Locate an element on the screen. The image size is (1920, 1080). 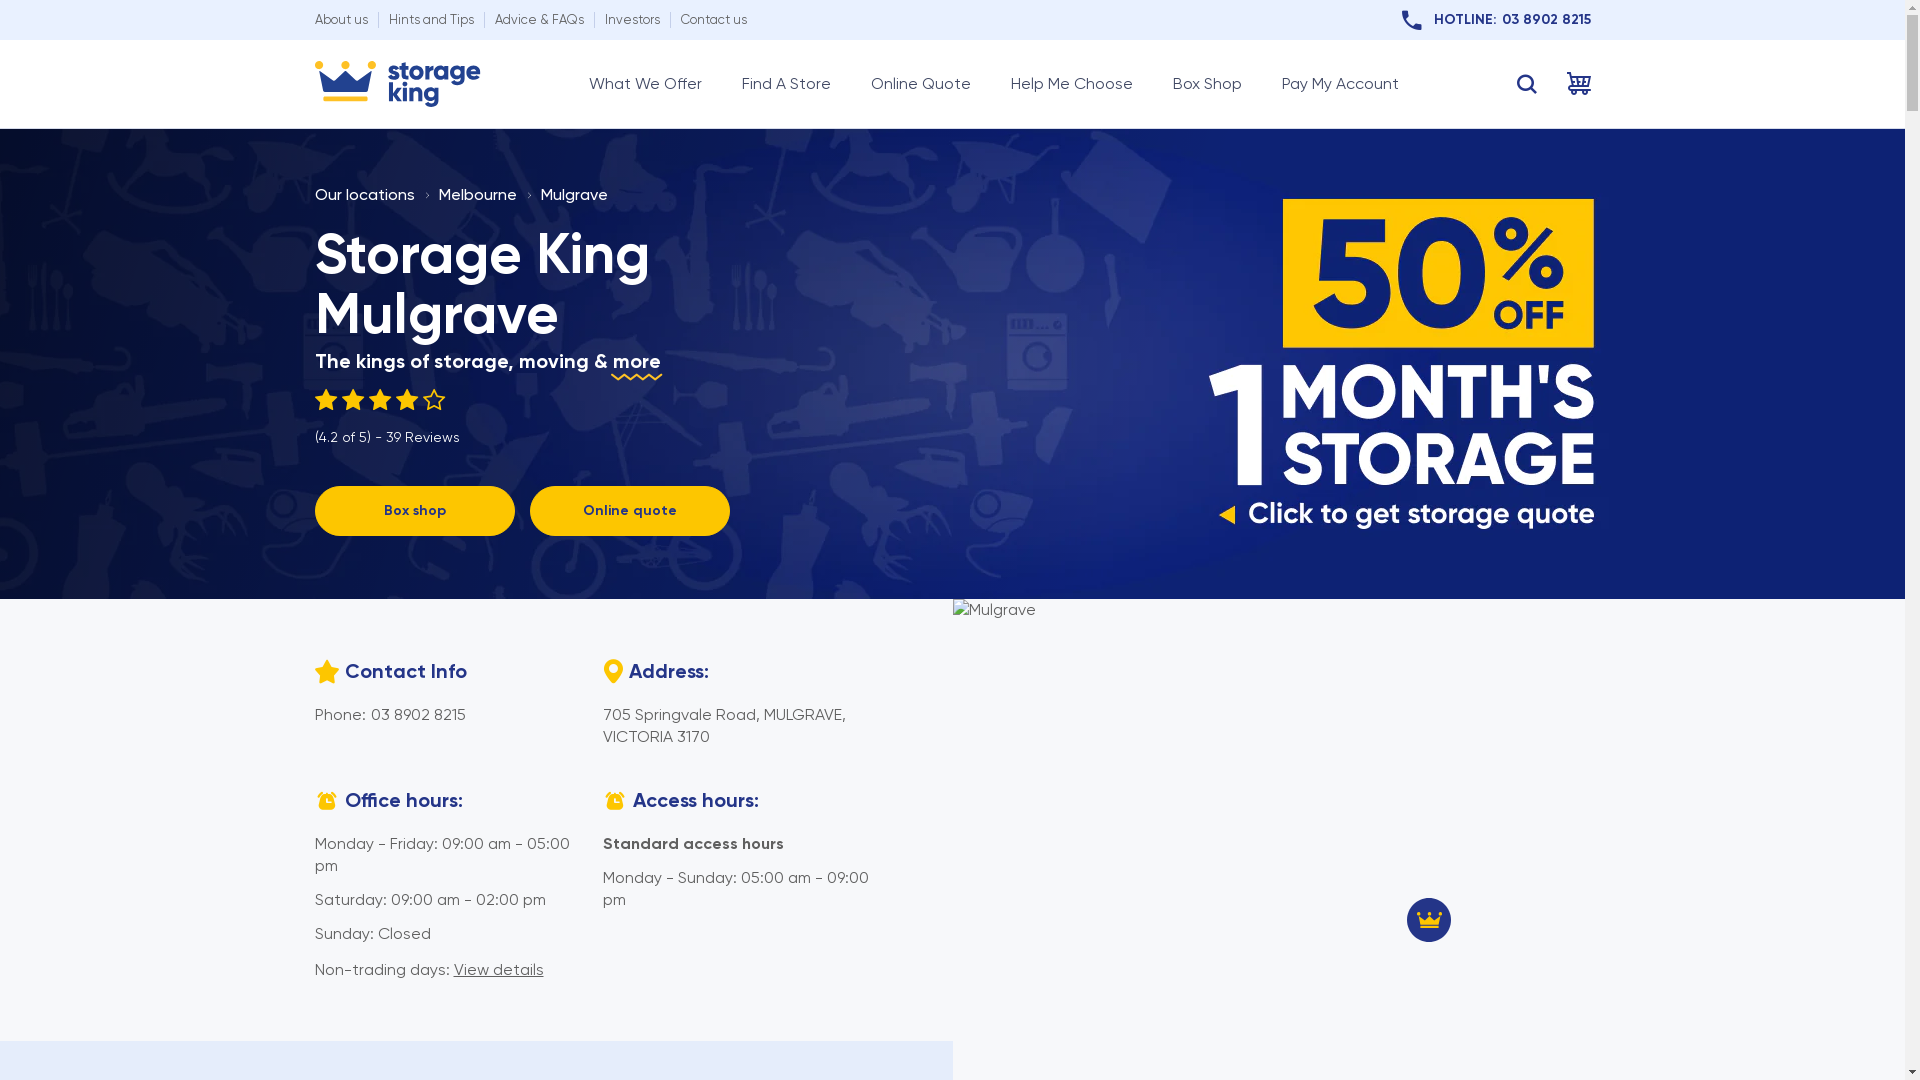
'Box Shop' is located at coordinates (1205, 83).